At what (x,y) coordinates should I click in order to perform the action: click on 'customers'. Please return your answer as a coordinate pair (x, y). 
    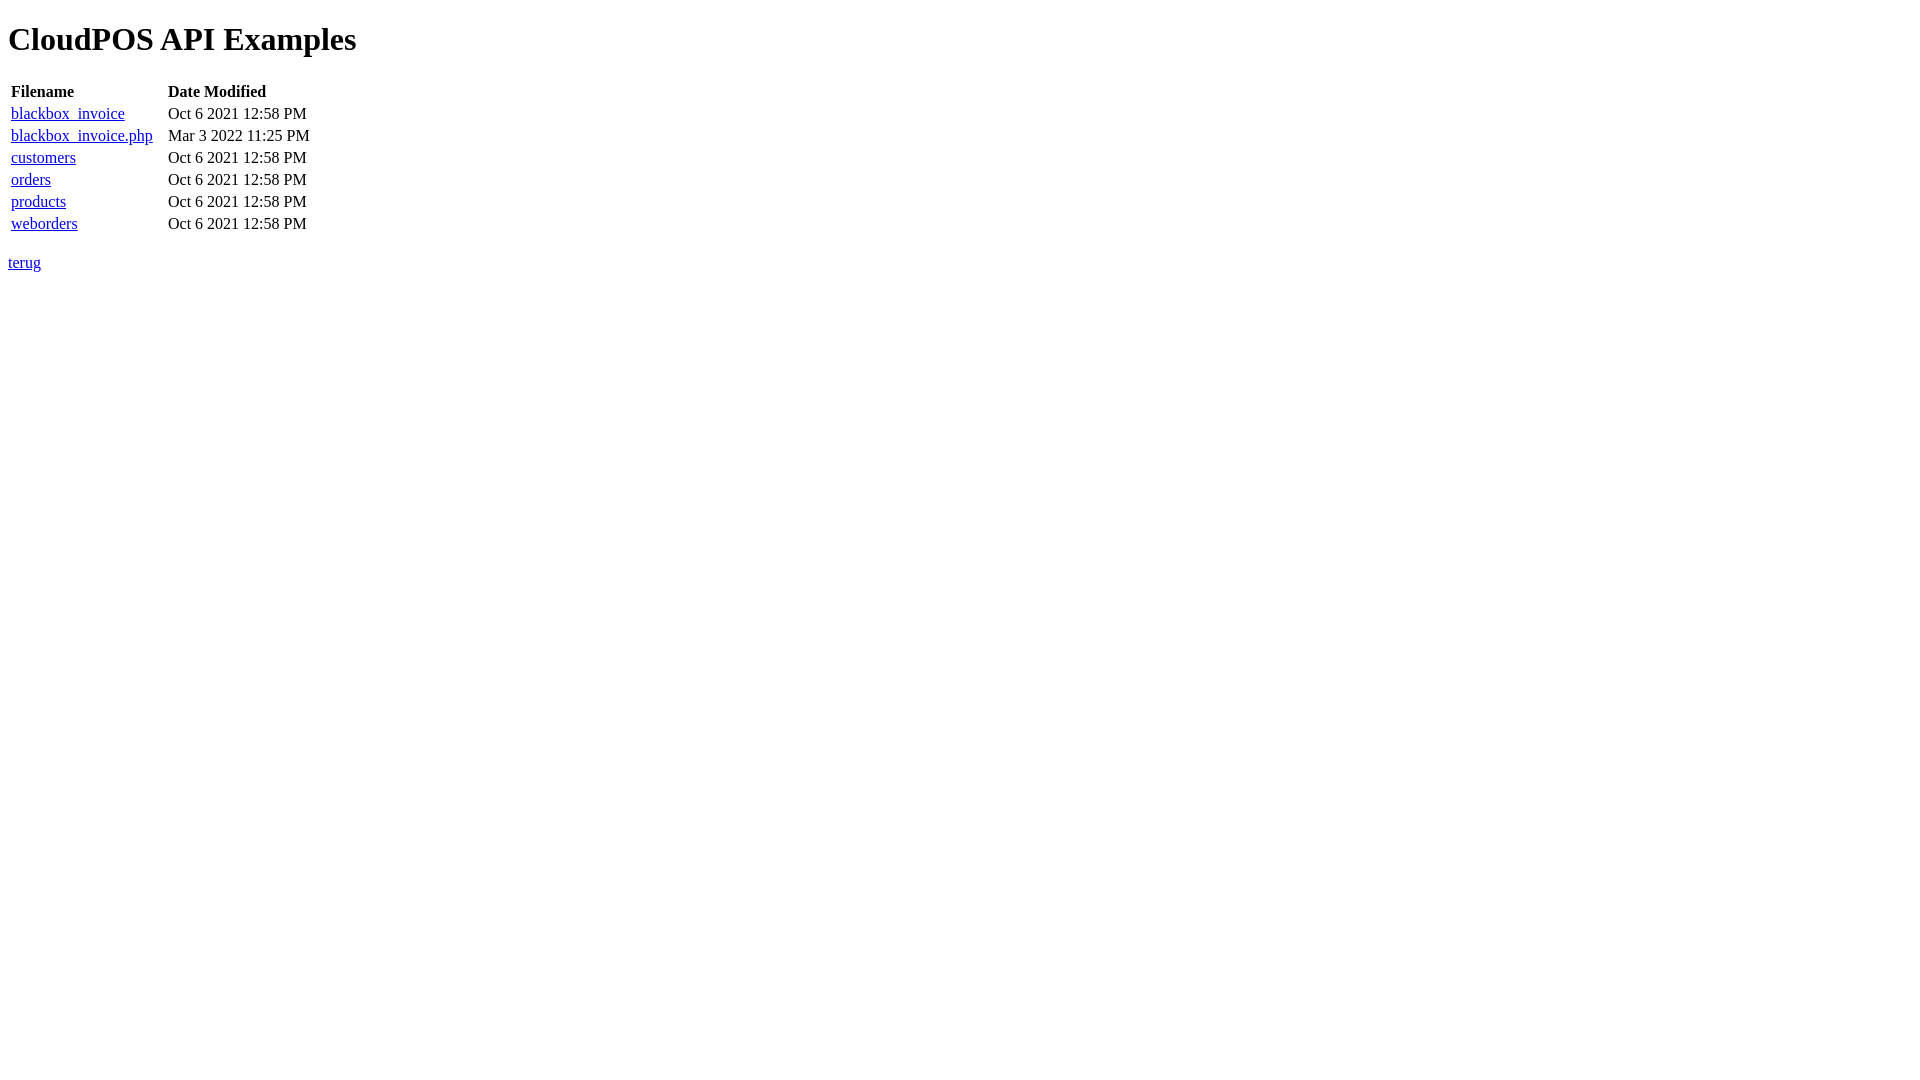
    Looking at the image, I should click on (10, 156).